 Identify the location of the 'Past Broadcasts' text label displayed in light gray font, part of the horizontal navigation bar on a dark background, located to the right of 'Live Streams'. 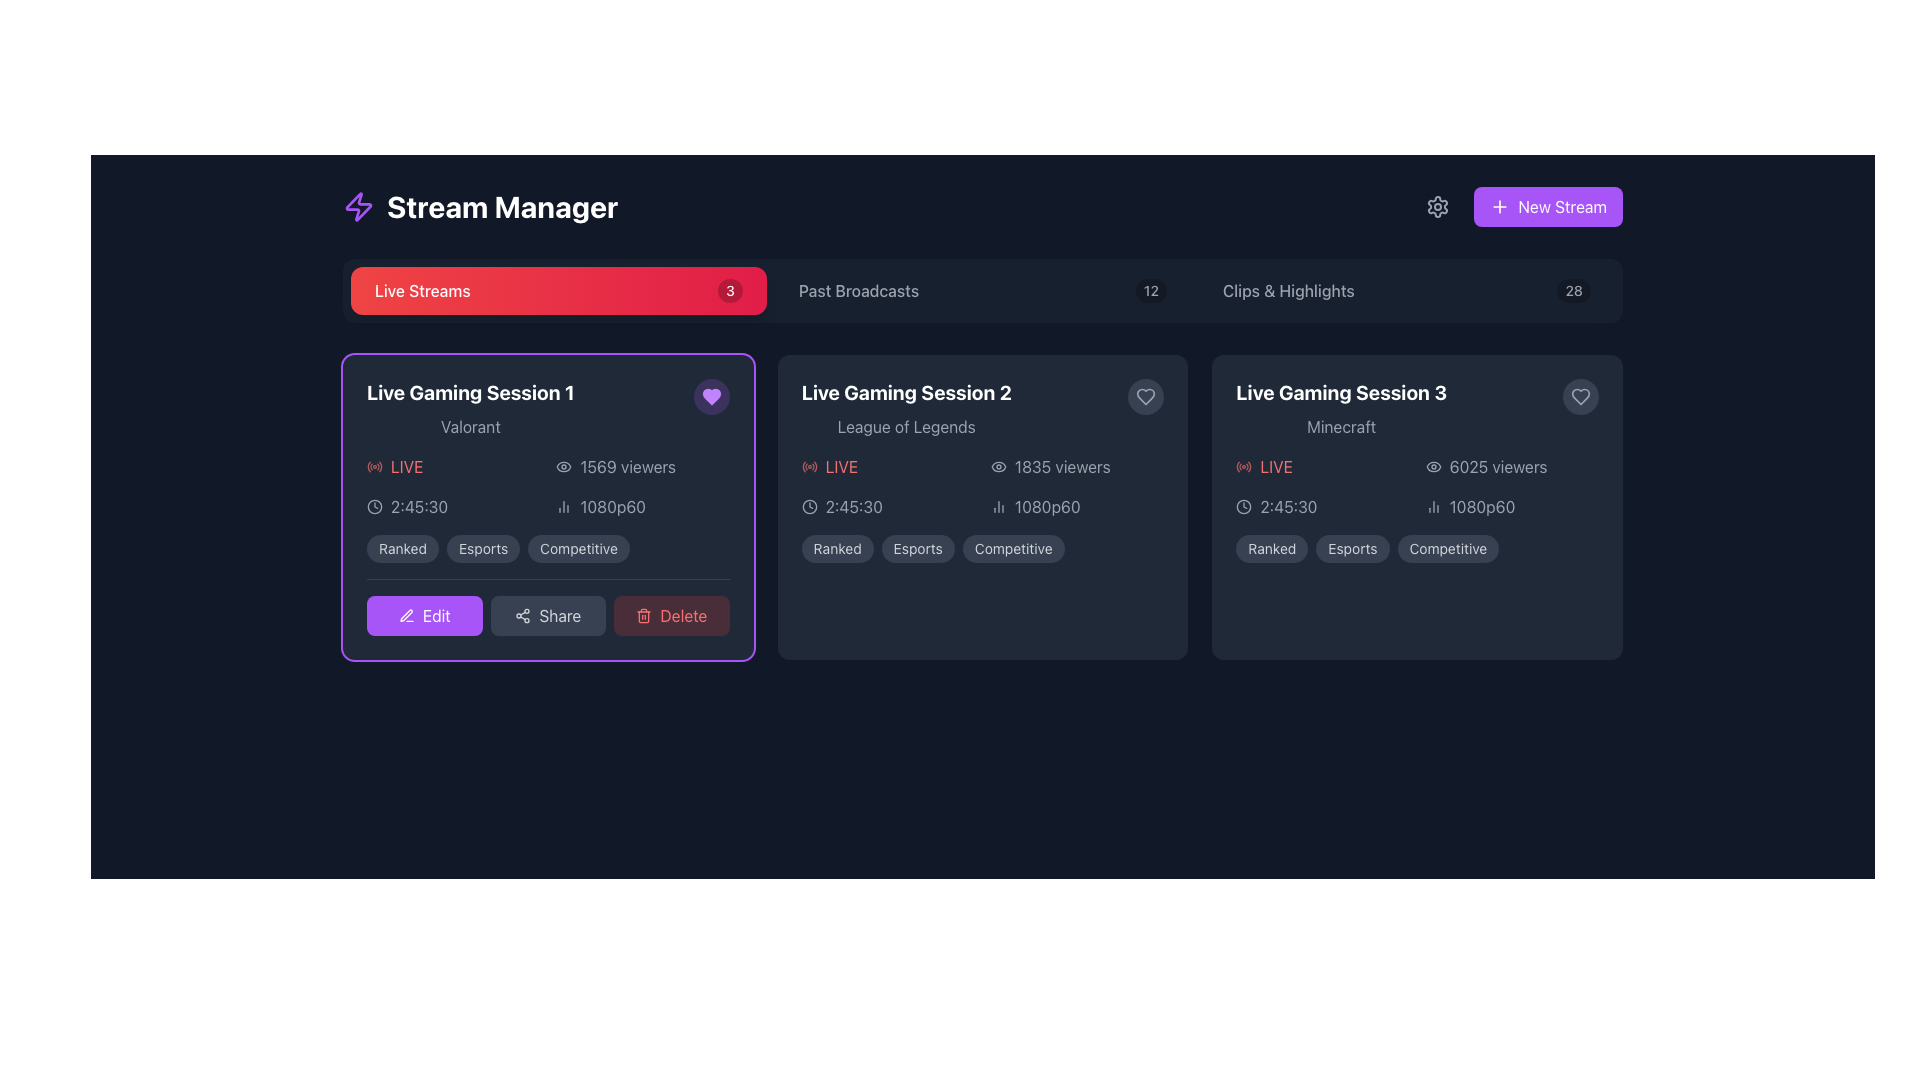
(859, 290).